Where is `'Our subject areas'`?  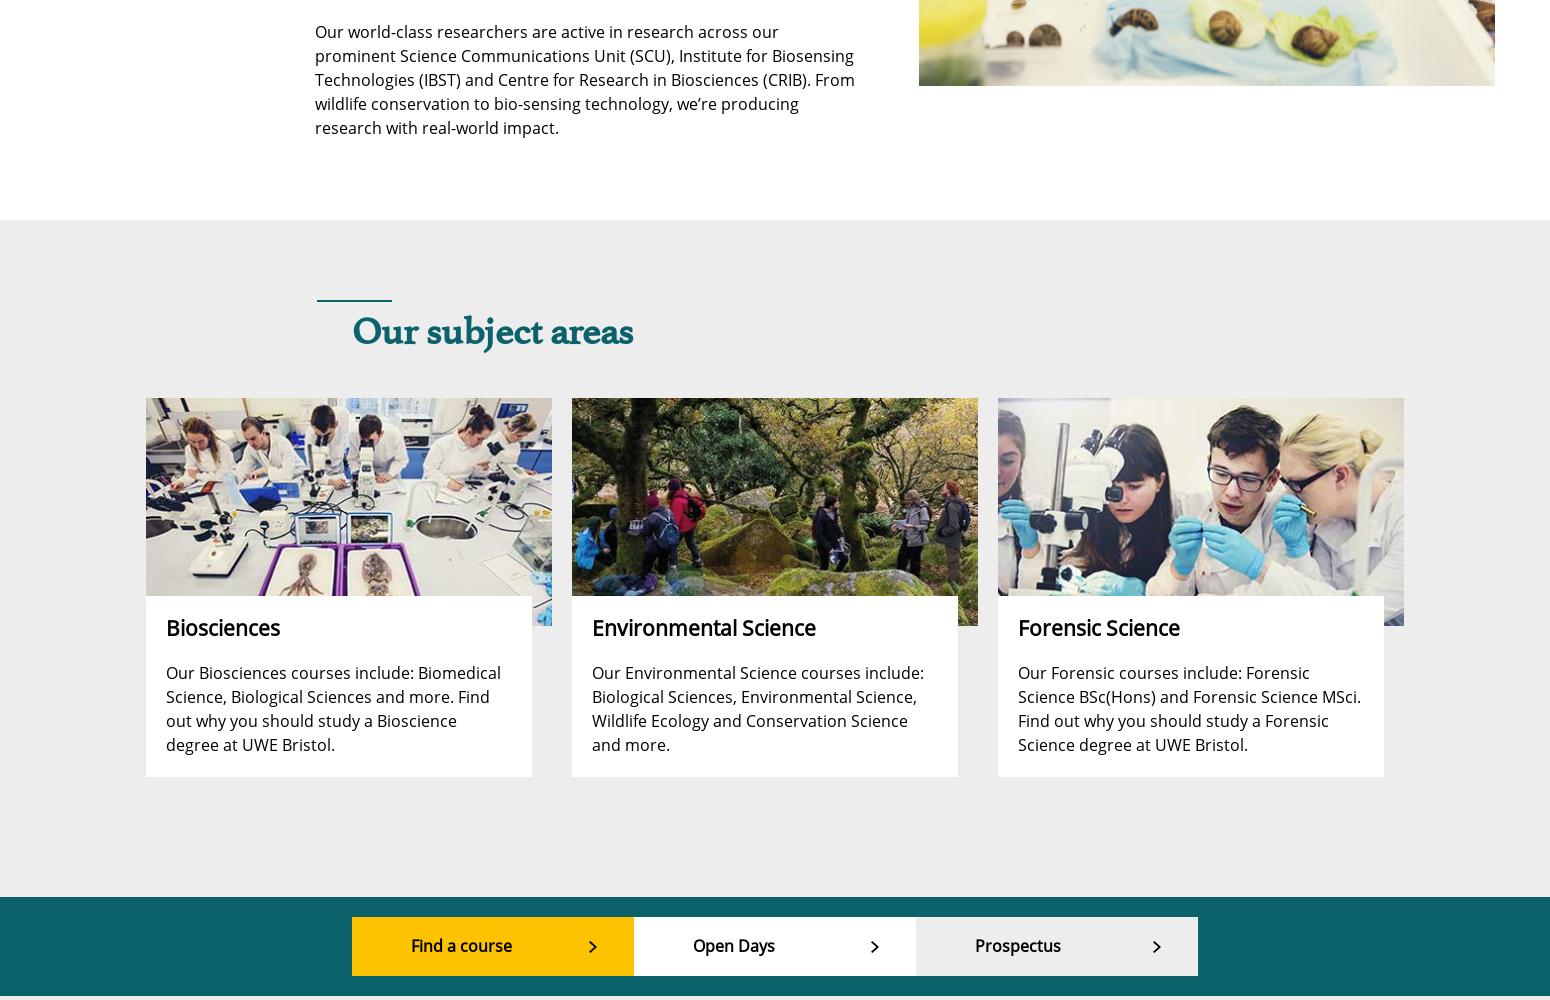
'Our subject areas' is located at coordinates (350, 333).